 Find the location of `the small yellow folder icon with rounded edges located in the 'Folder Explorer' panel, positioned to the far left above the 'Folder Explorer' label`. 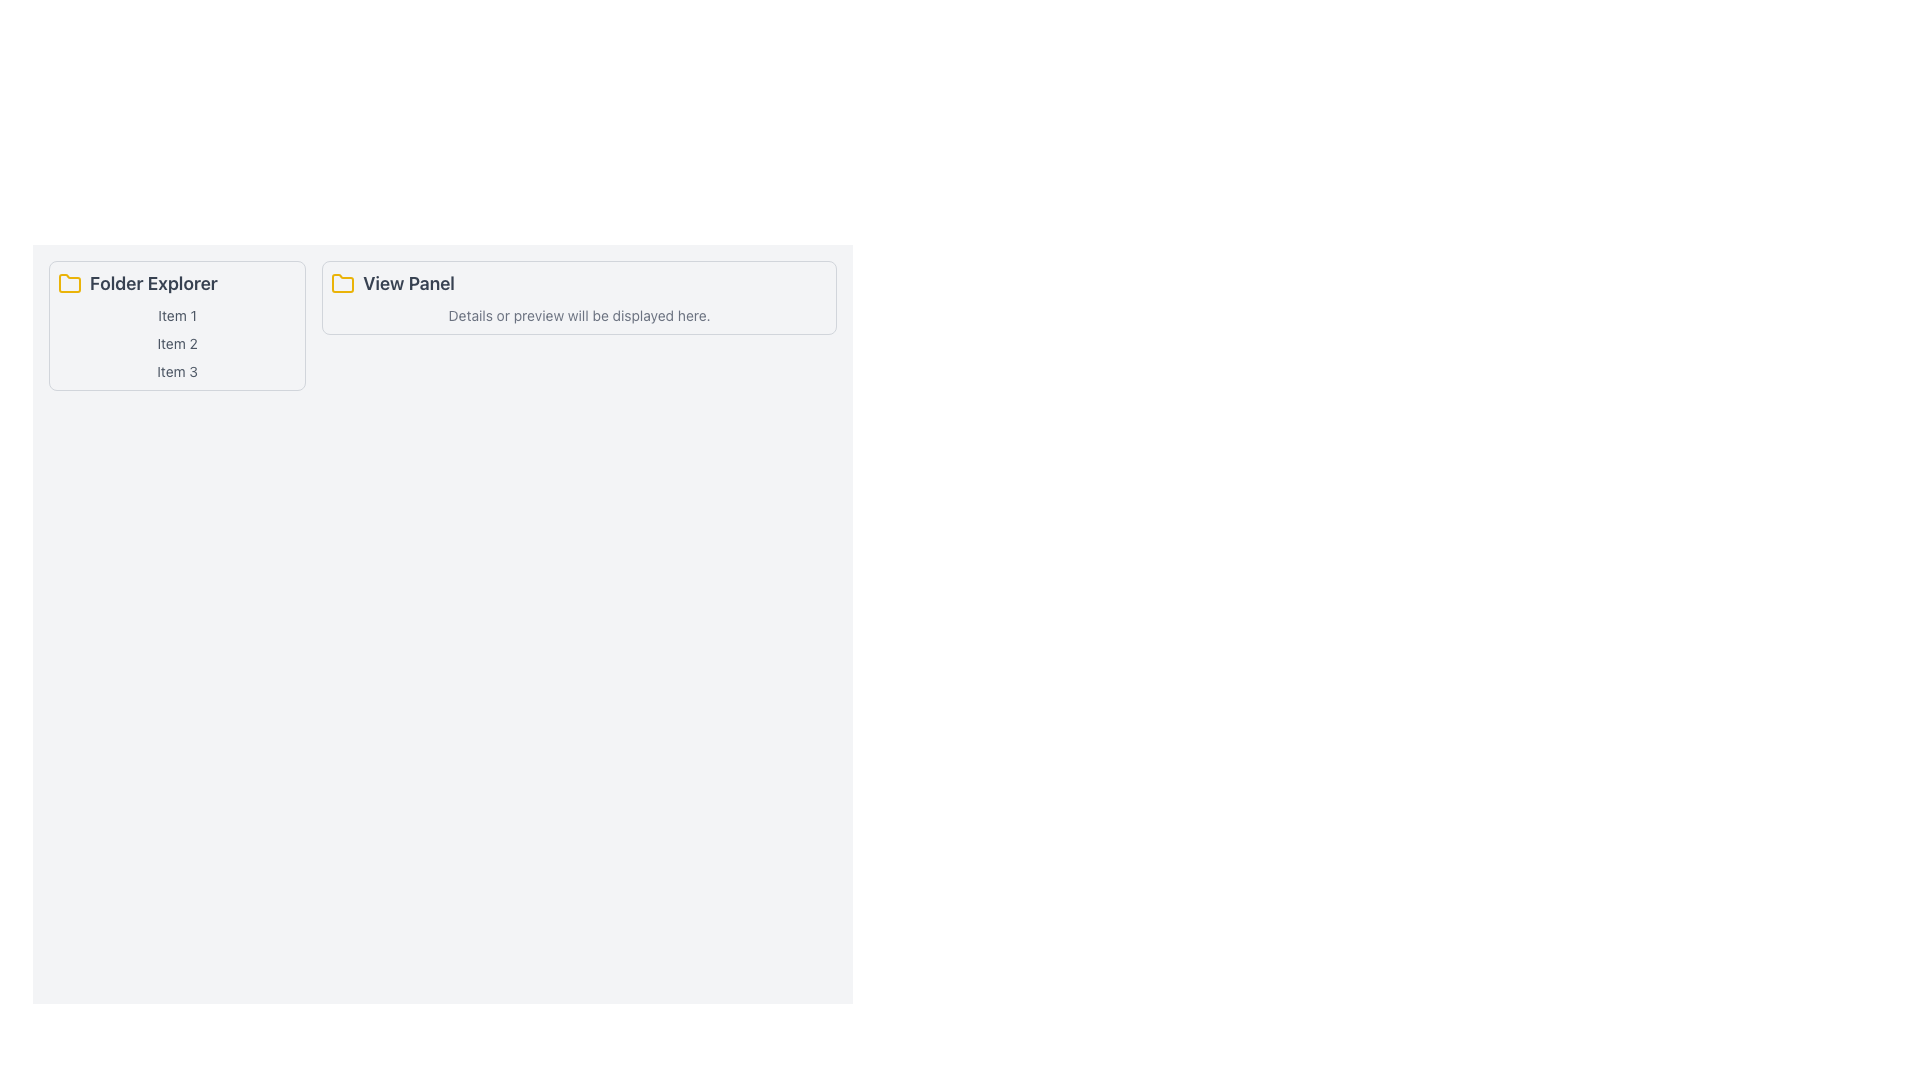

the small yellow folder icon with rounded edges located in the 'Folder Explorer' panel, positioned to the far left above the 'Folder Explorer' label is located at coordinates (70, 284).